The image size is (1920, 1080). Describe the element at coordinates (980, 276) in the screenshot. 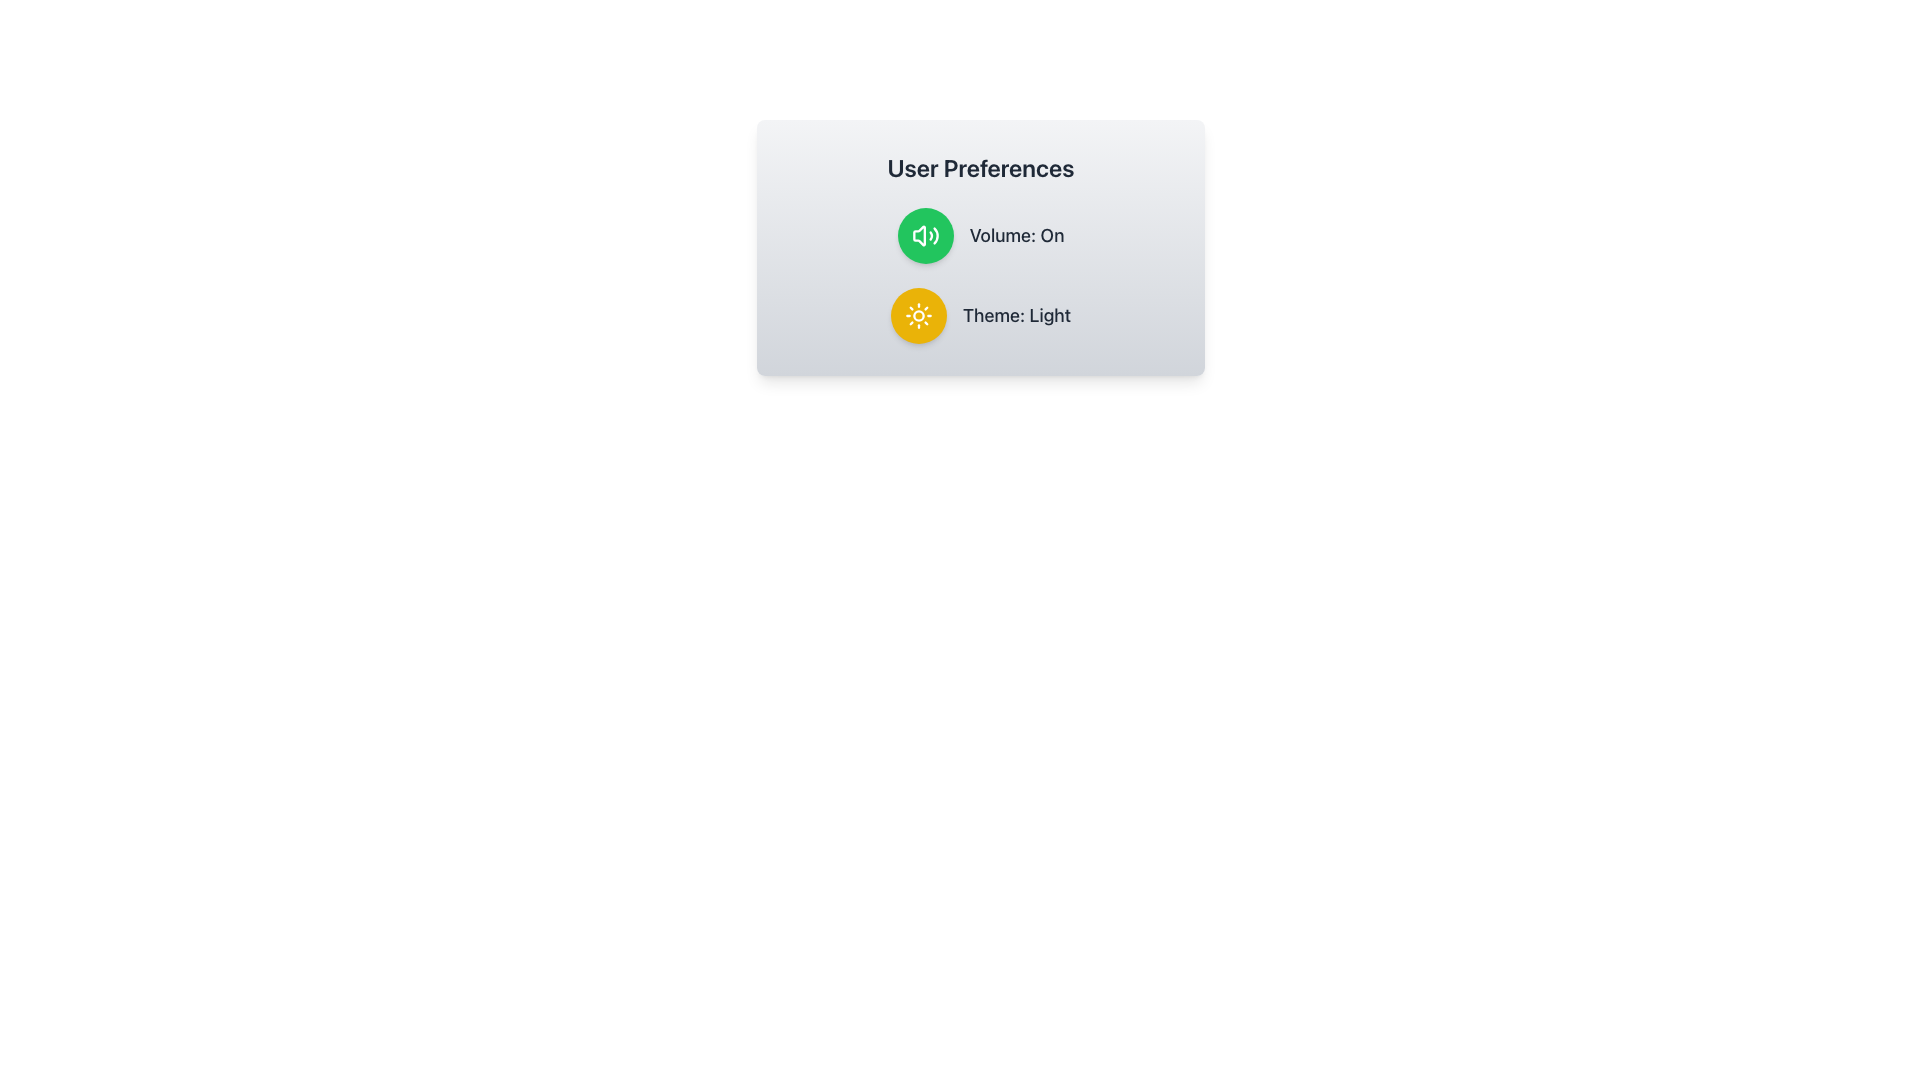

I see `the configuration overview element displaying current settings for volume and theme, located in the 'User Preferences' section beneath the title 'User Preferences.'` at that location.